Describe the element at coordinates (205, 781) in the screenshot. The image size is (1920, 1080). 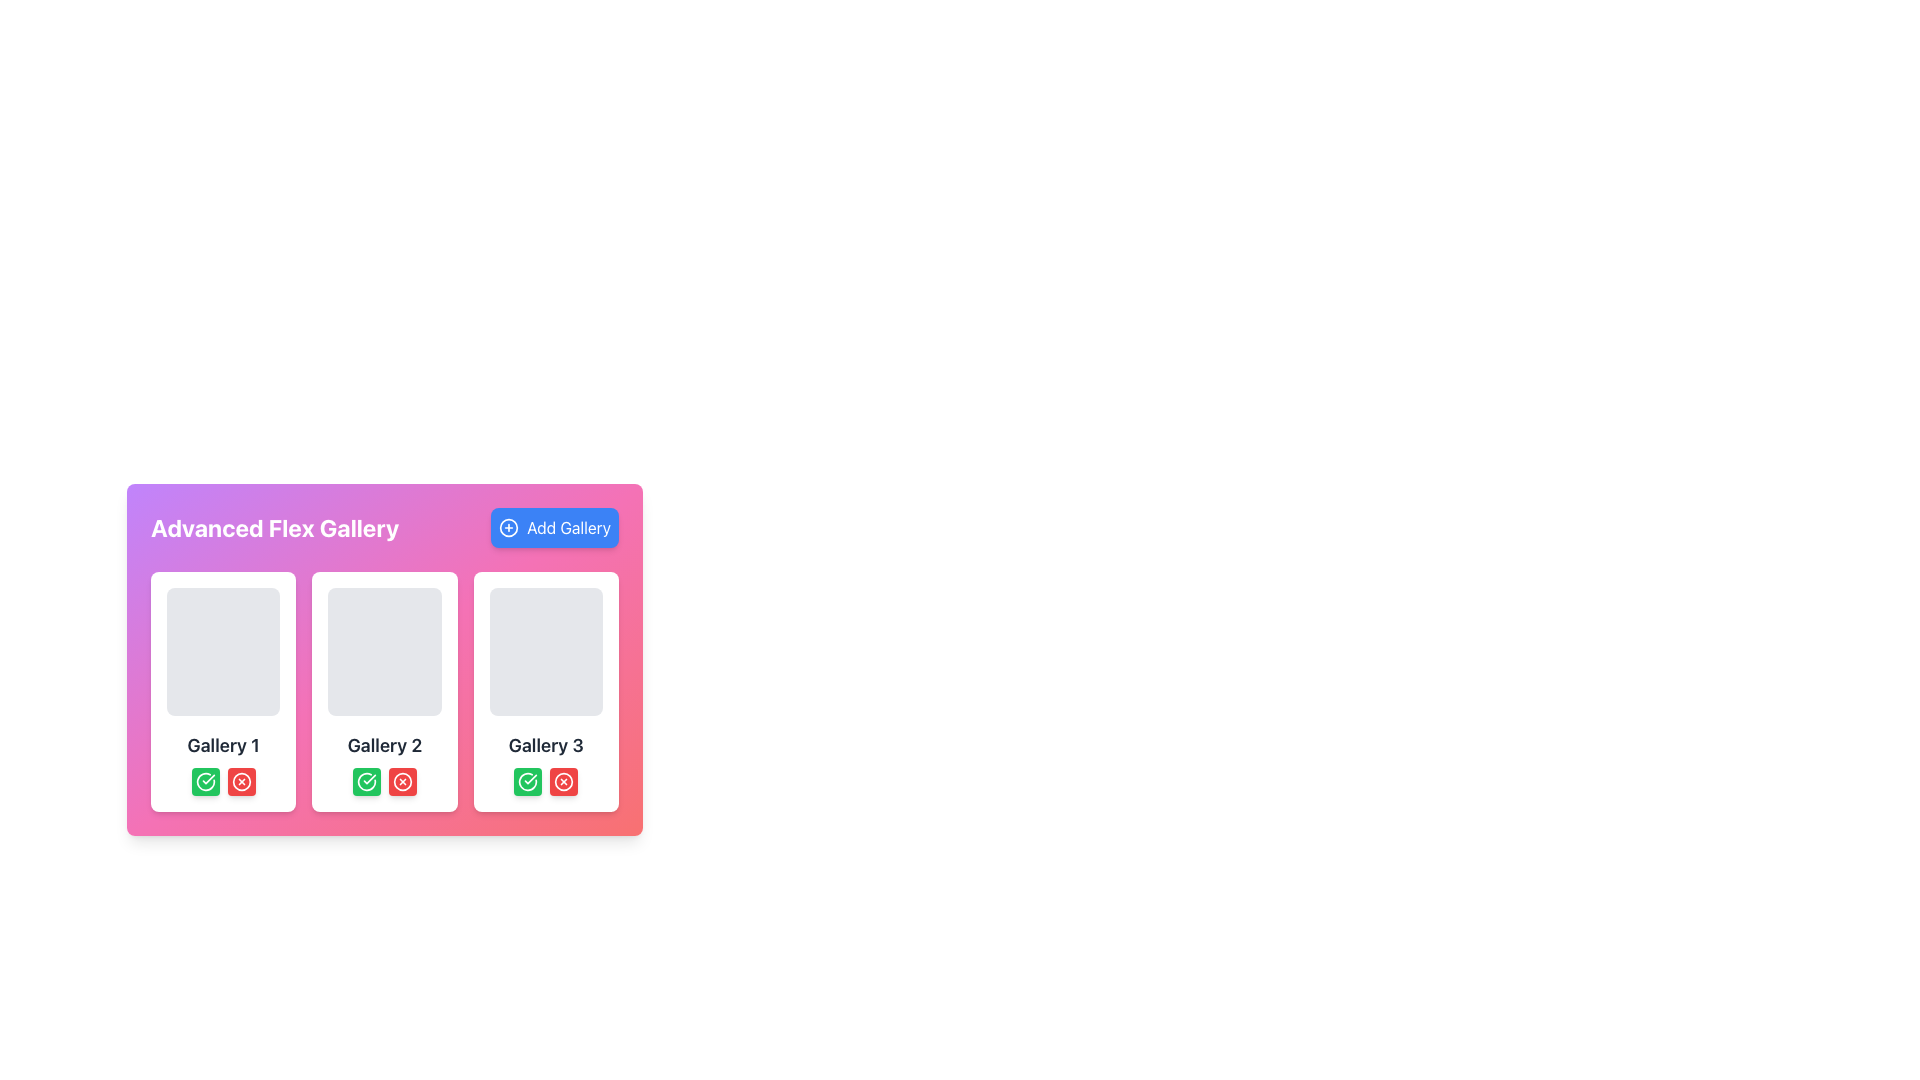
I see `the circular graphical component of the green checkmark button located in the third gallery card under 'Gallery 3'` at that location.